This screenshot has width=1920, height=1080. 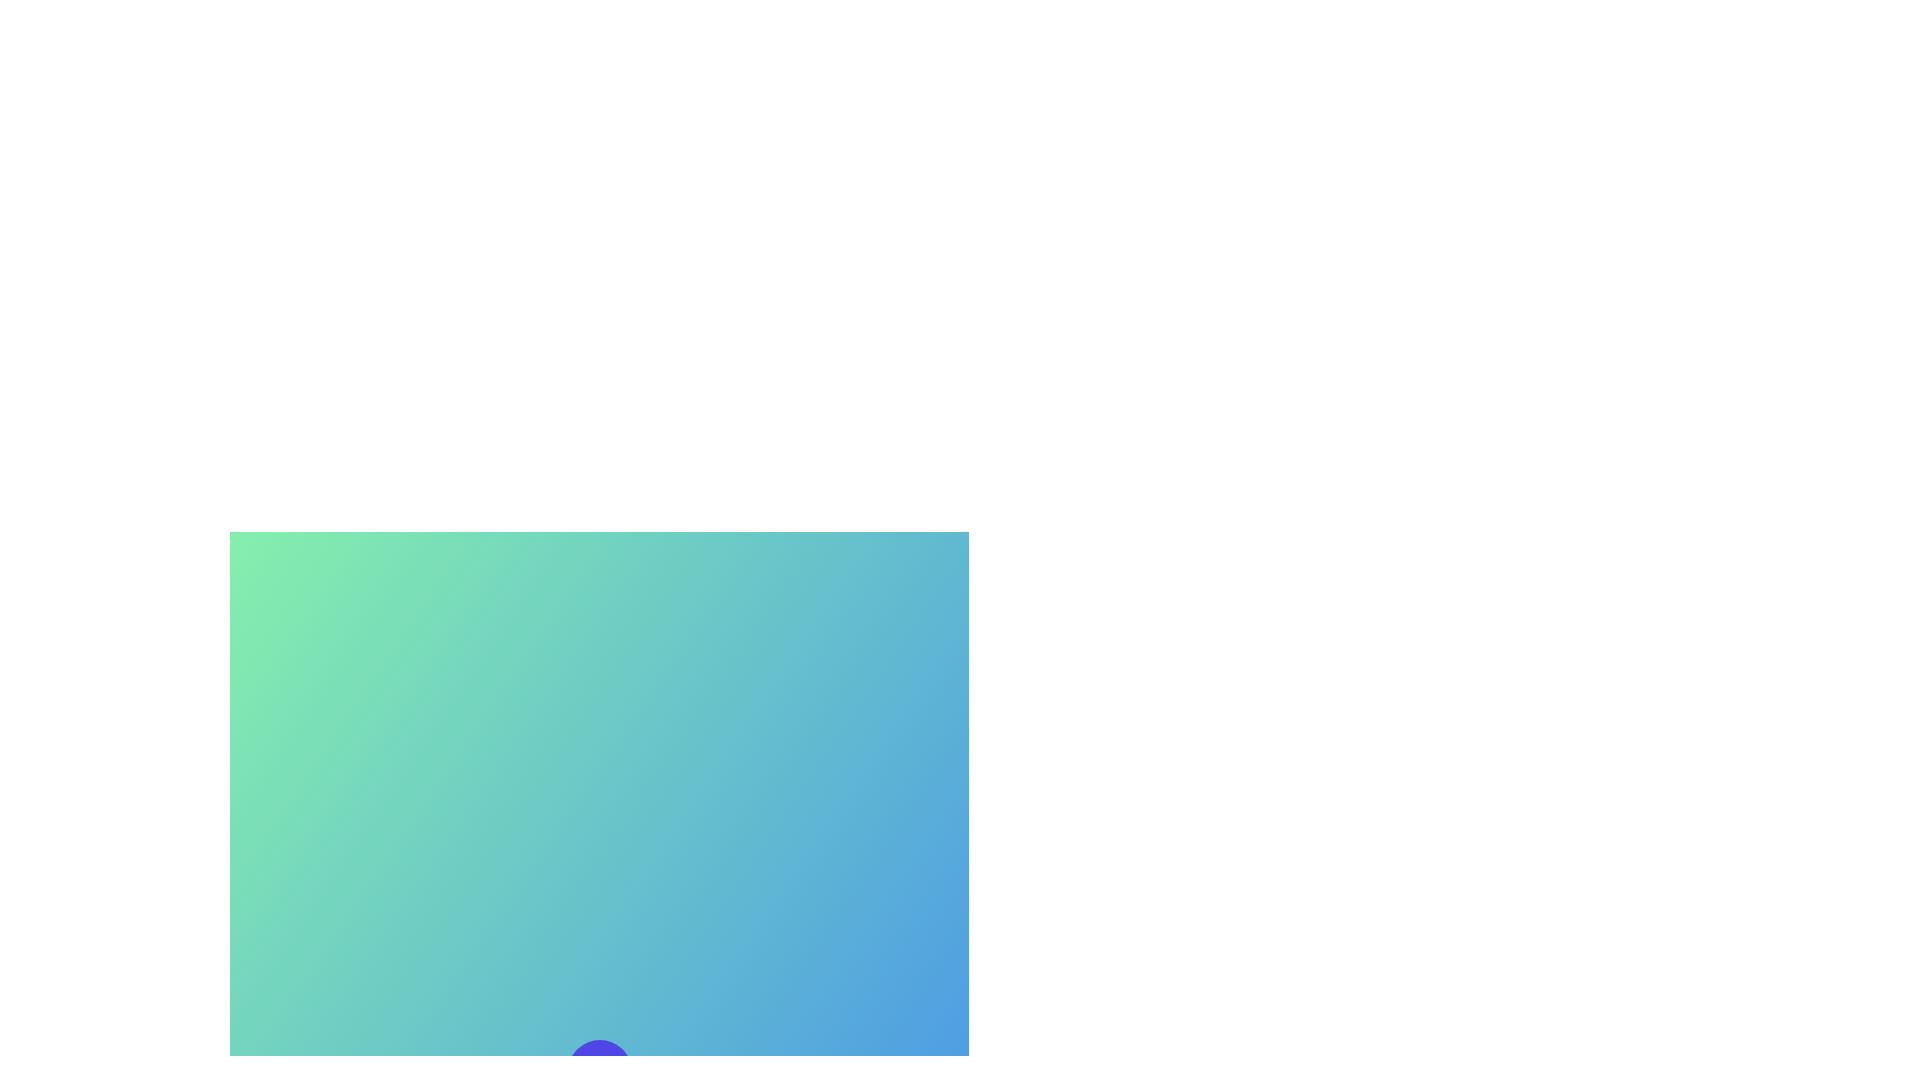 I want to click on main button to toggle the menu, so click(x=598, y=1071).